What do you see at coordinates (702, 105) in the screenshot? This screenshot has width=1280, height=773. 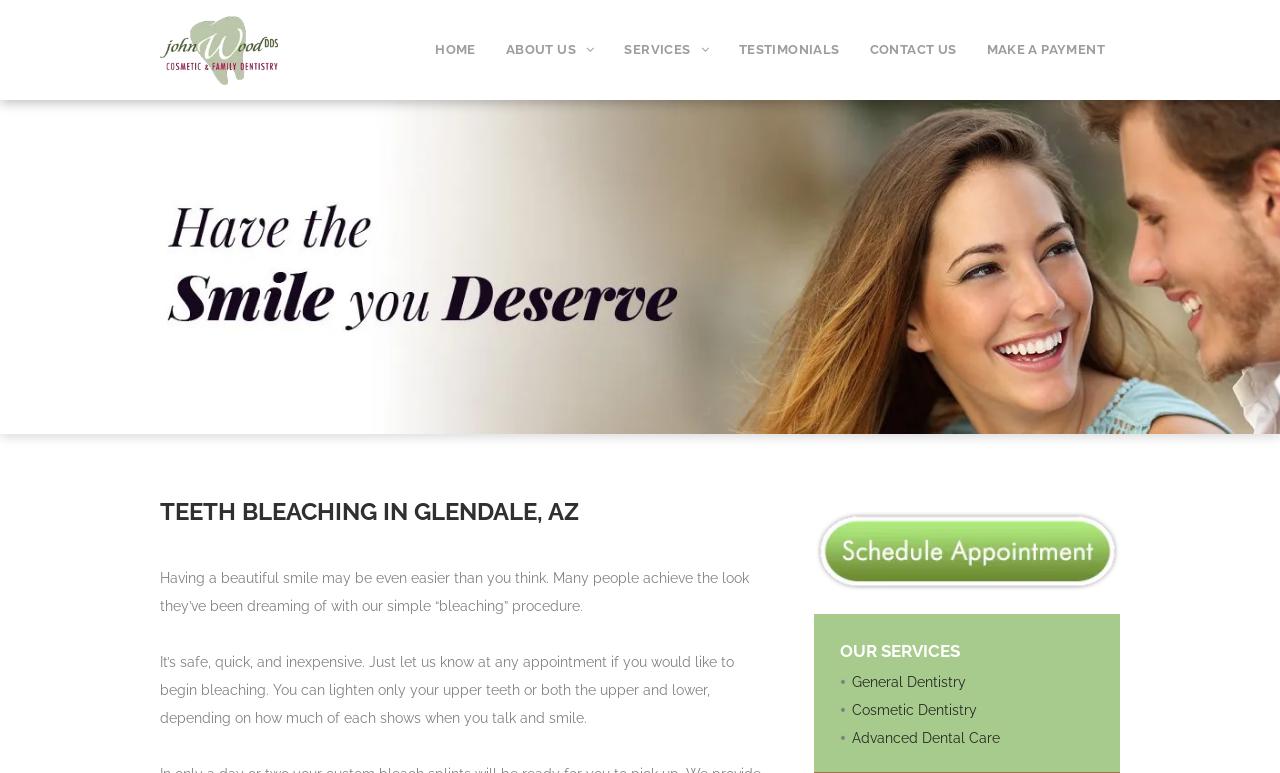 I see `'COSMETIC DENTISTRY'` at bounding box center [702, 105].